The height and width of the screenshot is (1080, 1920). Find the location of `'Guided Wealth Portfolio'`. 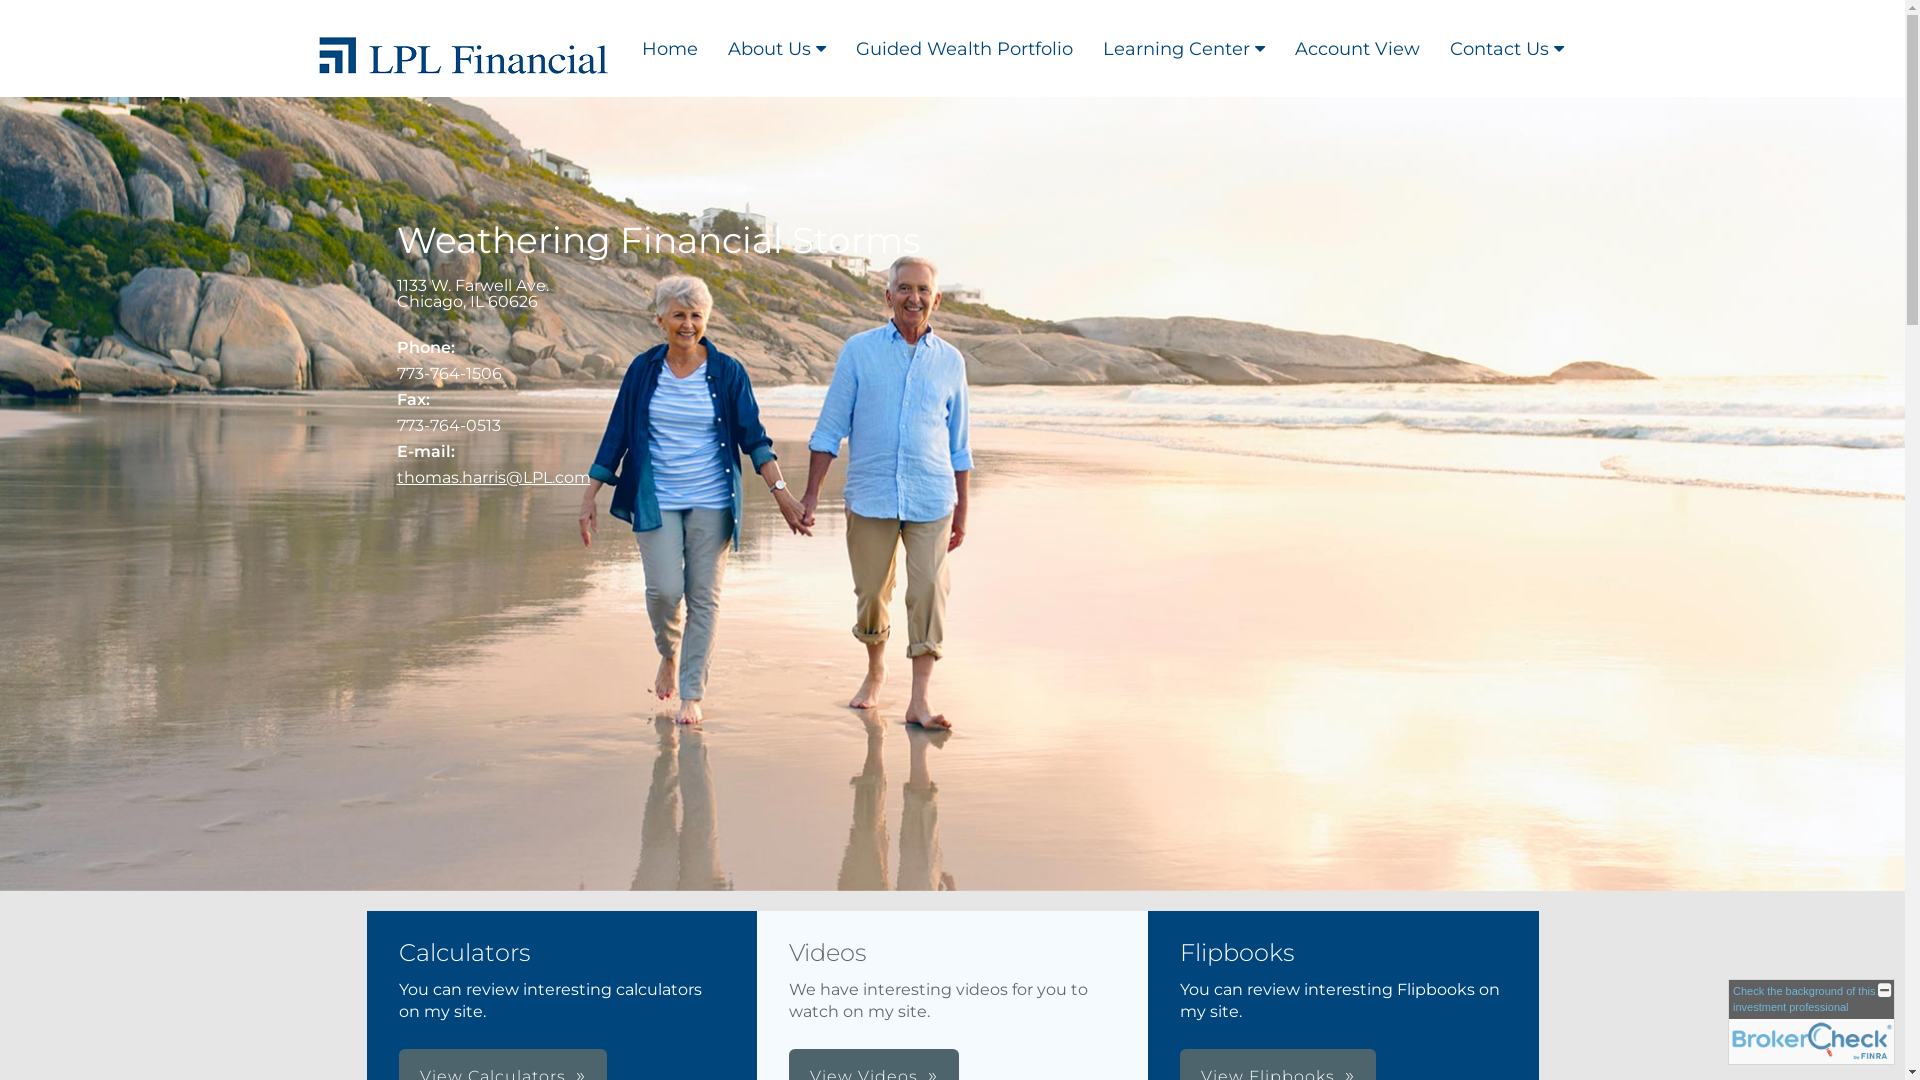

'Guided Wealth Portfolio' is located at coordinates (963, 46).